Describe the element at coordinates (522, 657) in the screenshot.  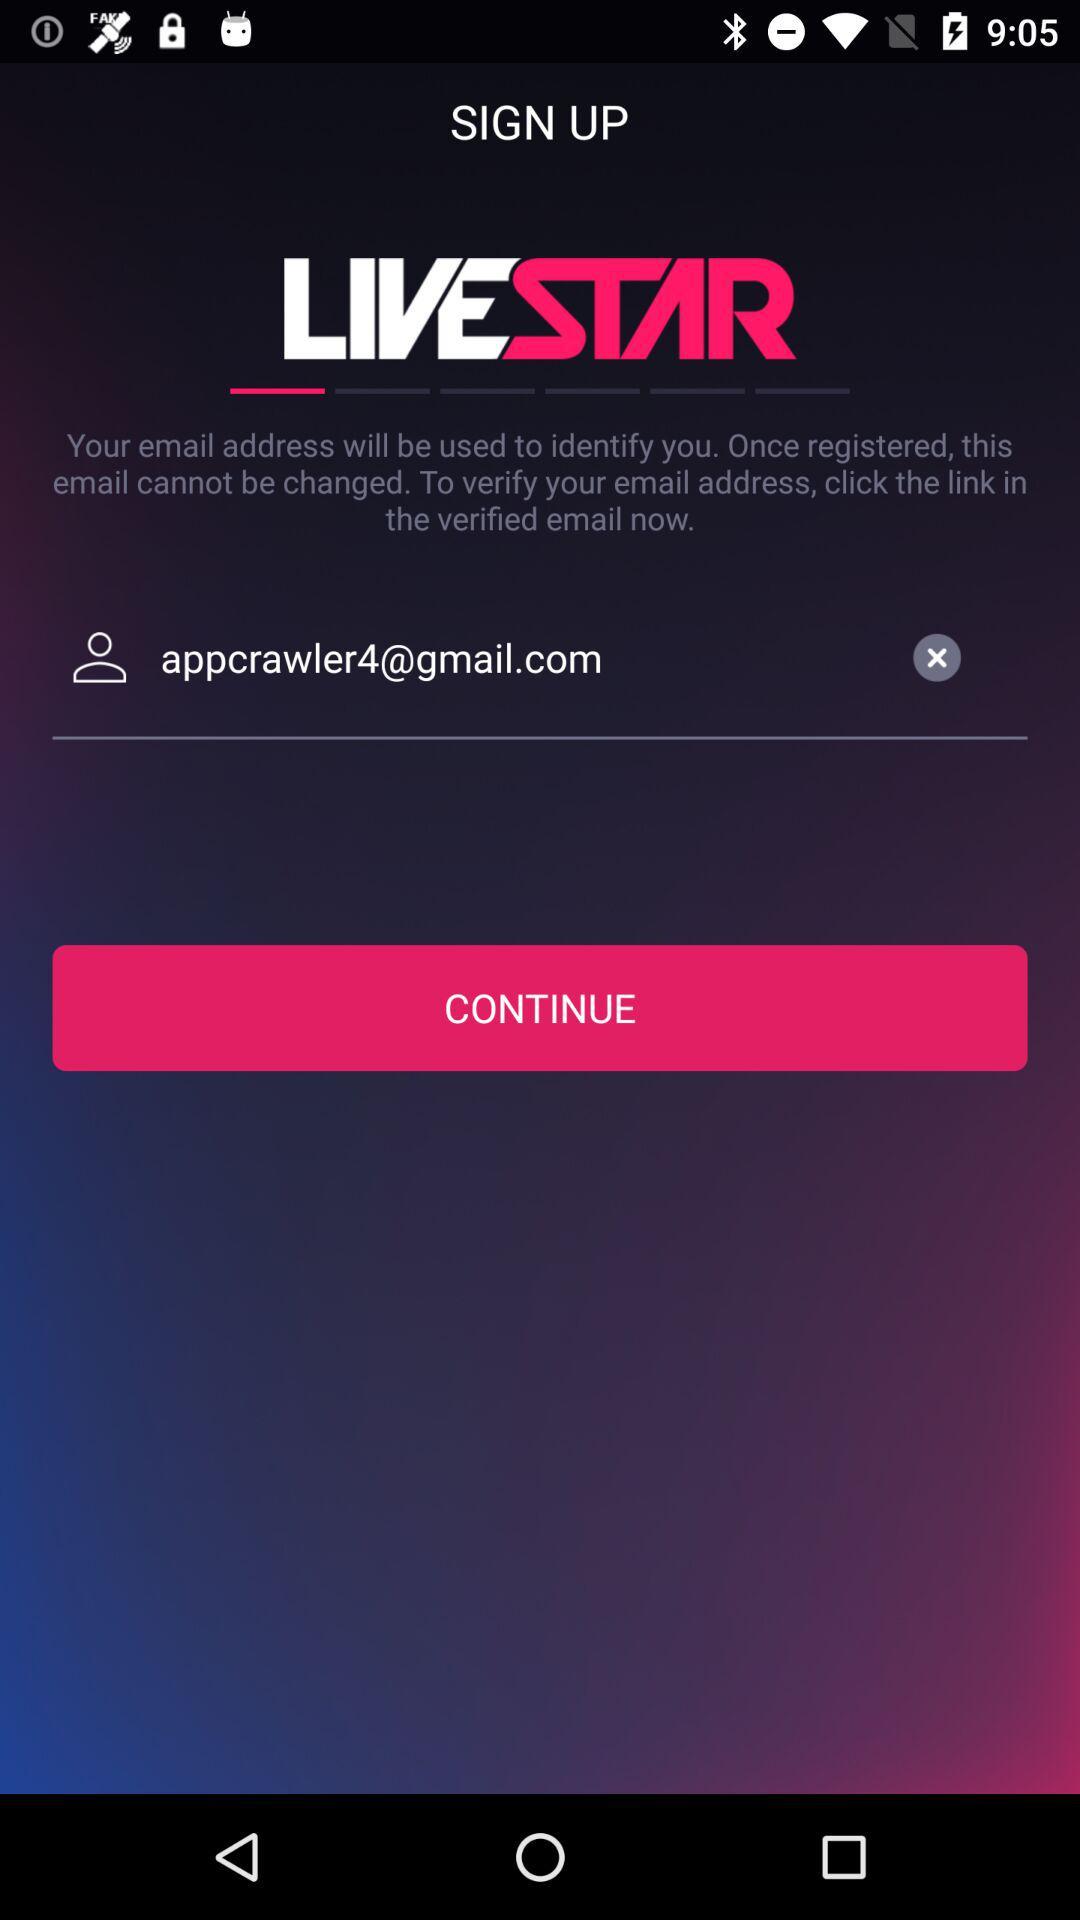
I see `the appcrawler4@gmail.com` at that location.